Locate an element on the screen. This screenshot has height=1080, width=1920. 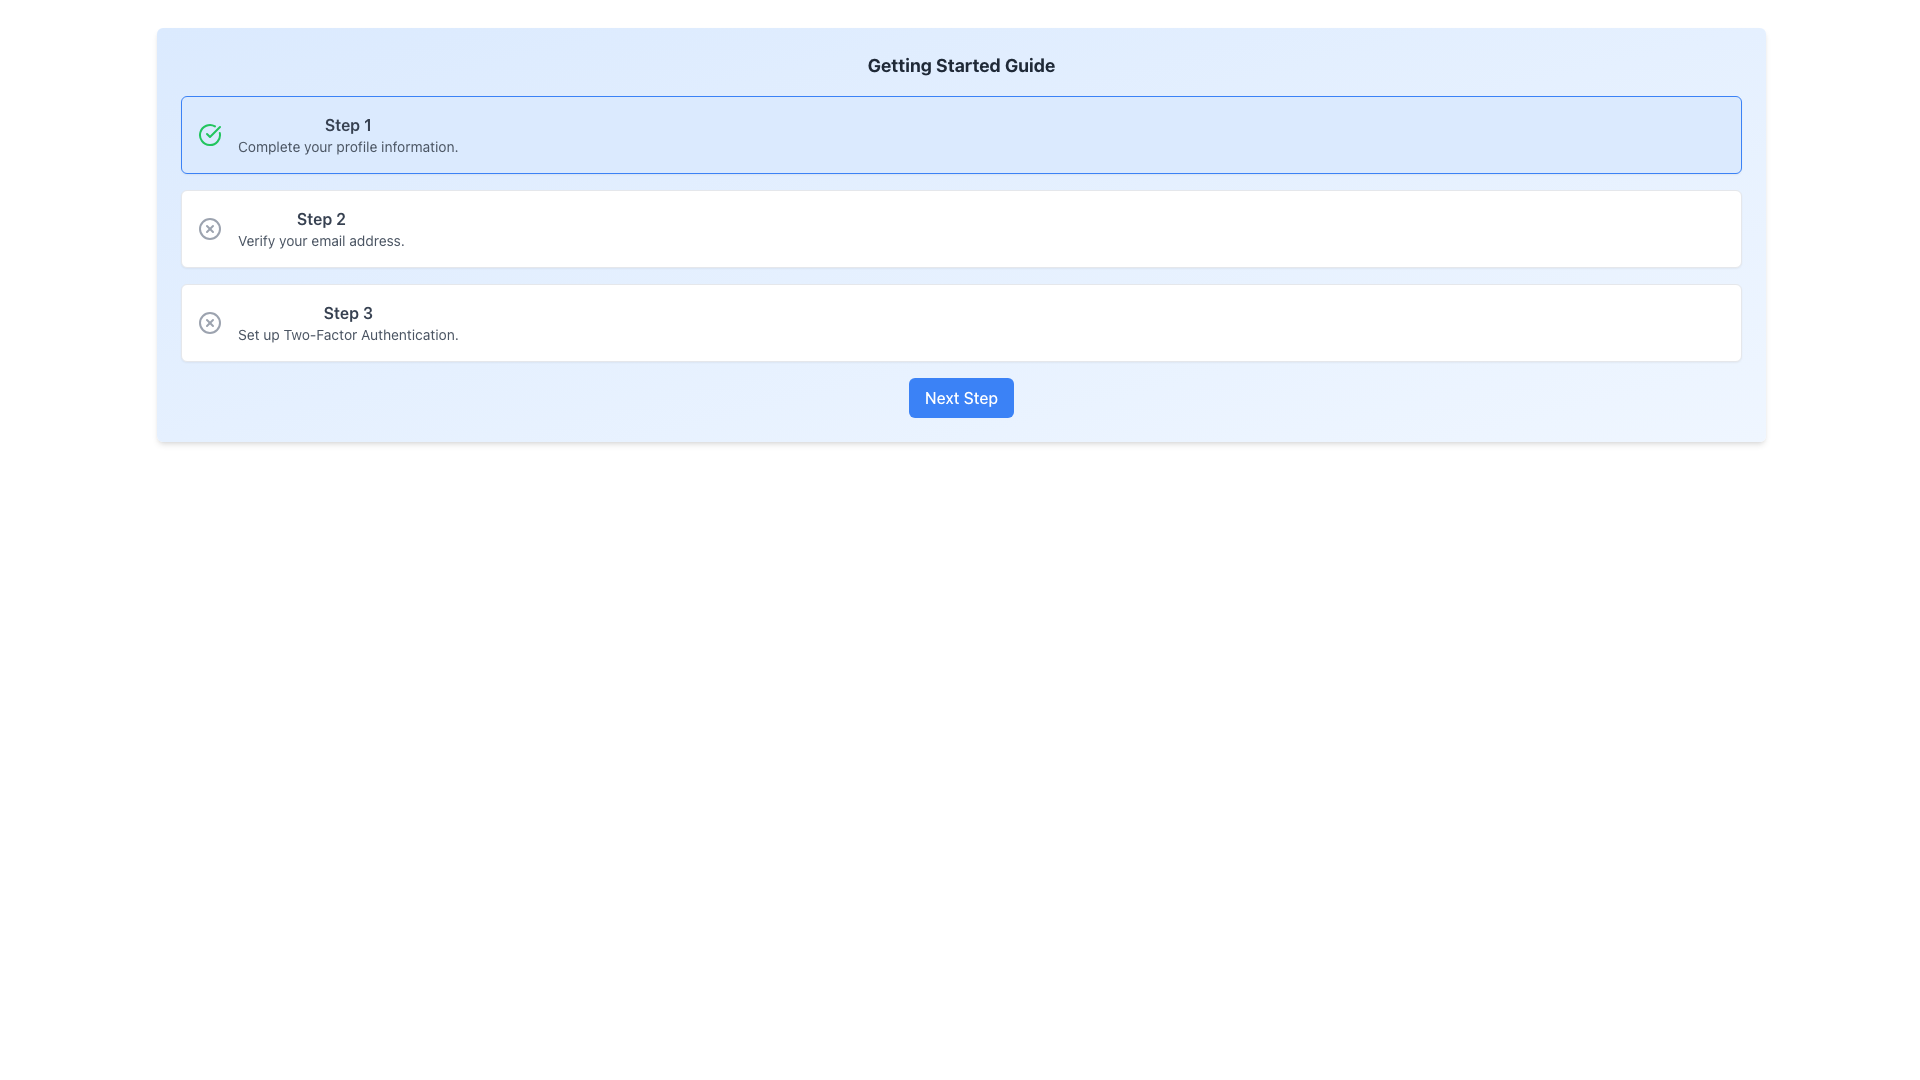
the indicator icon that denotes an incomplete or error state for Step 2 - Verify your email address in the Getting Started Guide interface is located at coordinates (210, 227).